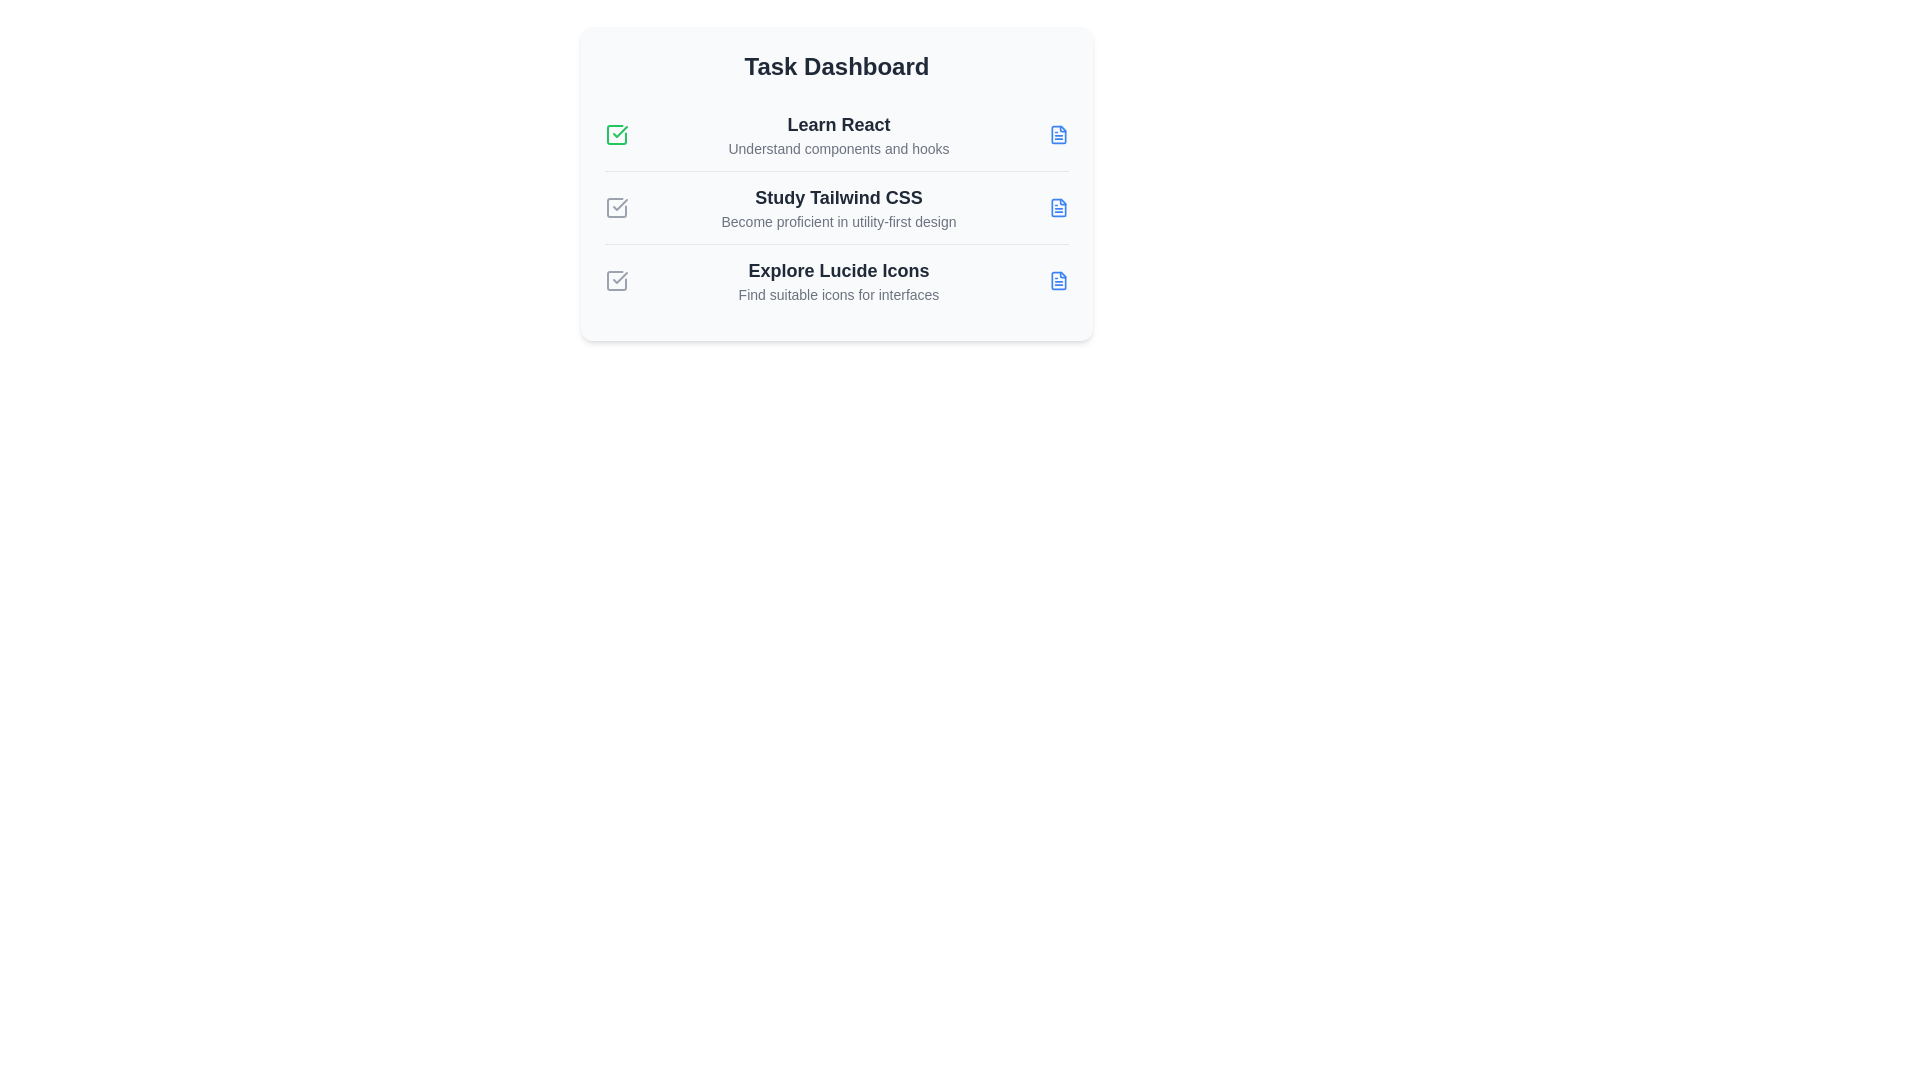 Image resolution: width=1920 pixels, height=1080 pixels. What do you see at coordinates (1058, 208) in the screenshot?
I see `the document icon corresponding to the task 'Study Tailwind CSS'` at bounding box center [1058, 208].